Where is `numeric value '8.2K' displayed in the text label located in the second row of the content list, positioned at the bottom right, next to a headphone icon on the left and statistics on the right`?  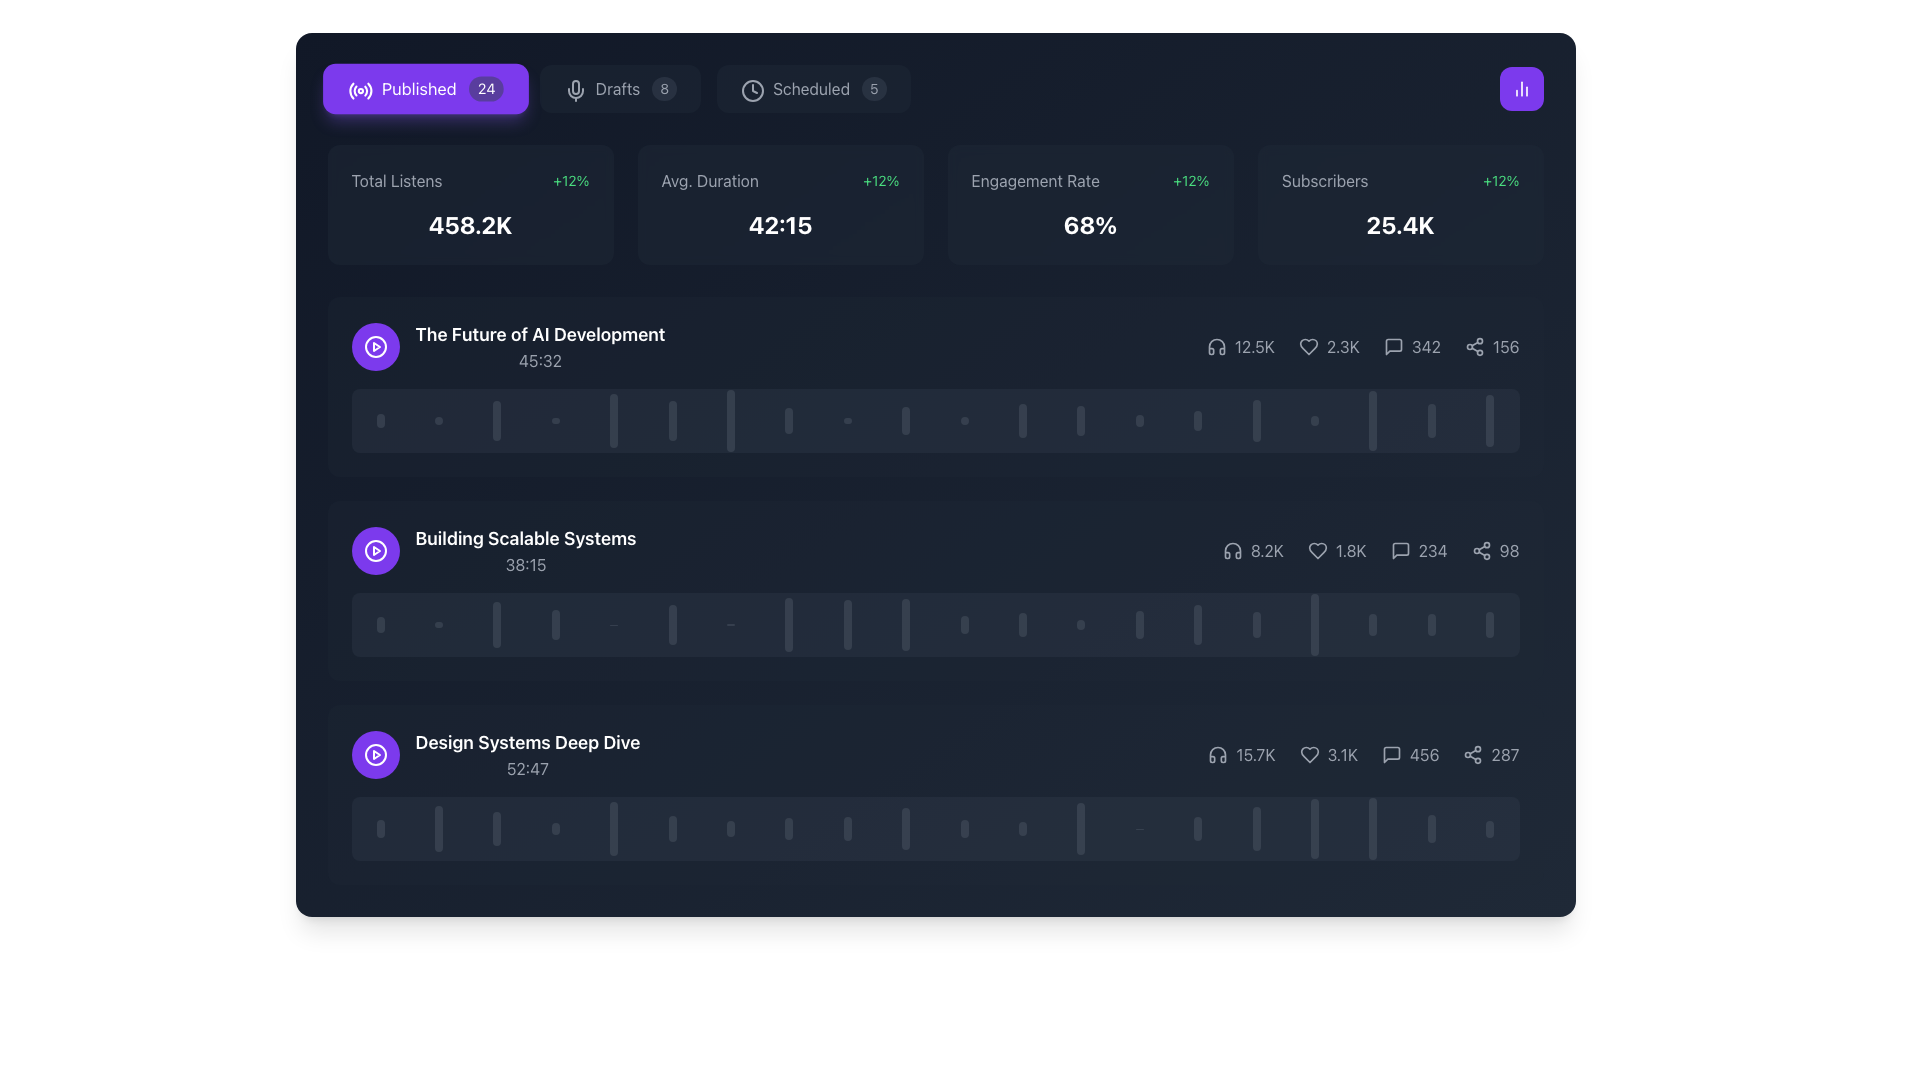
numeric value '8.2K' displayed in the text label located in the second row of the content list, positioned at the bottom right, next to a headphone icon on the left and statistics on the right is located at coordinates (1266, 551).